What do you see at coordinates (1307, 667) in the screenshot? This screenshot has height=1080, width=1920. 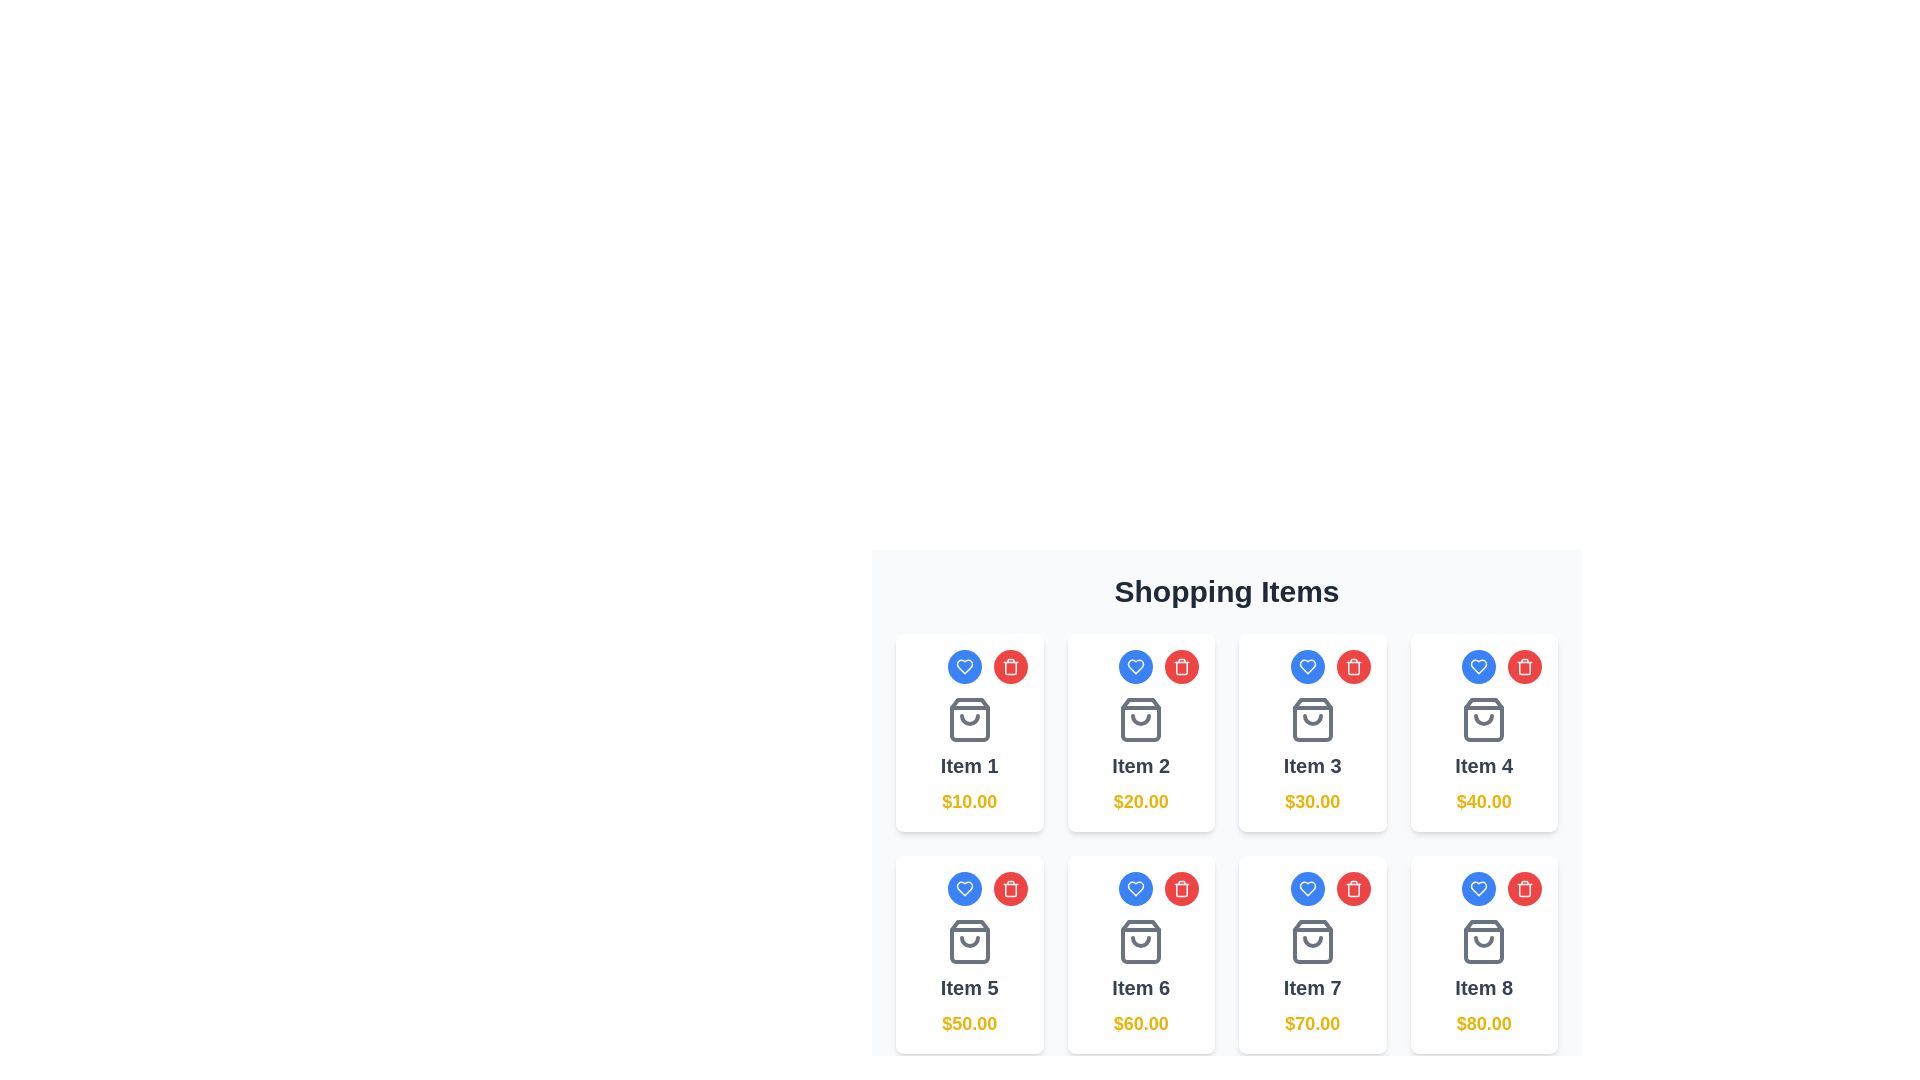 I see `the heart-shaped icon outlined in blue within a circular blue background located at the top left corner of the card labeled 'Item 3' to mark the item as a favorite` at bounding box center [1307, 667].